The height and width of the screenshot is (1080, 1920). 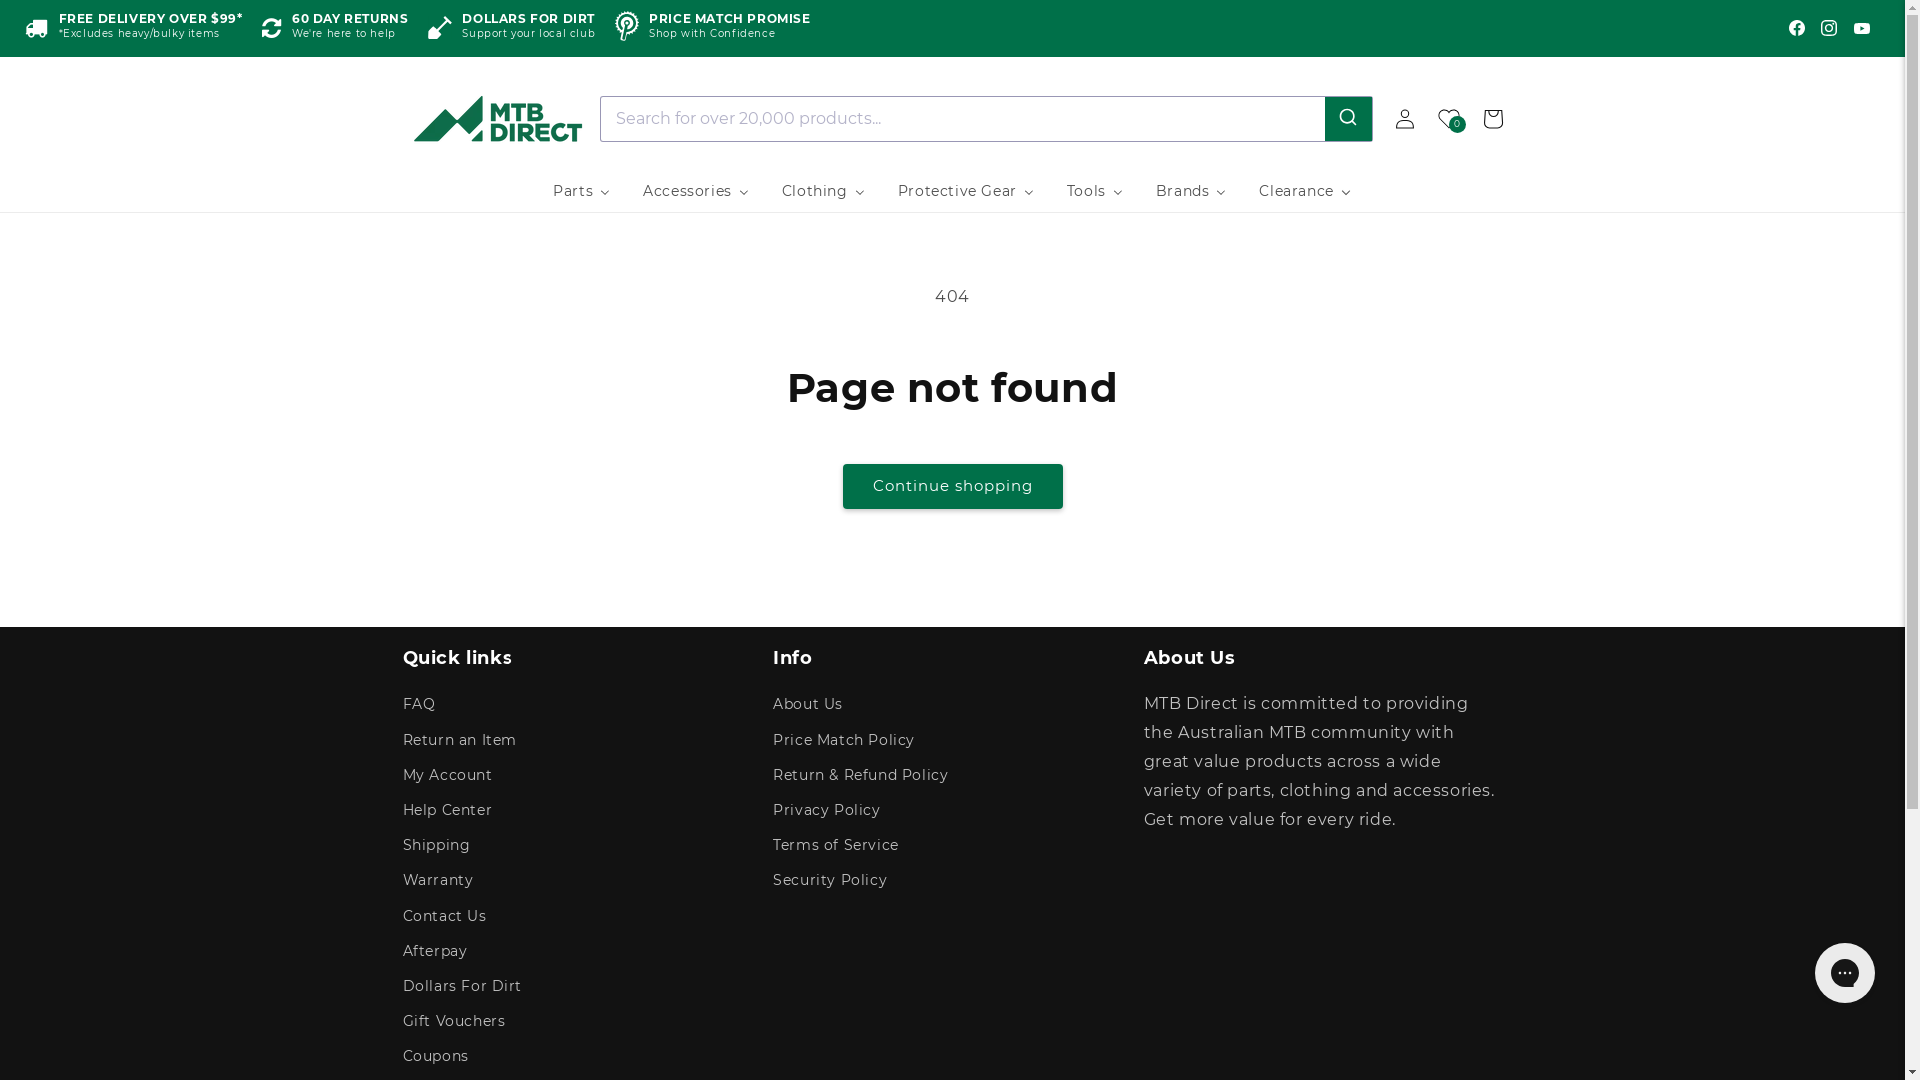 I want to click on 'Log in', so click(x=1381, y=118).